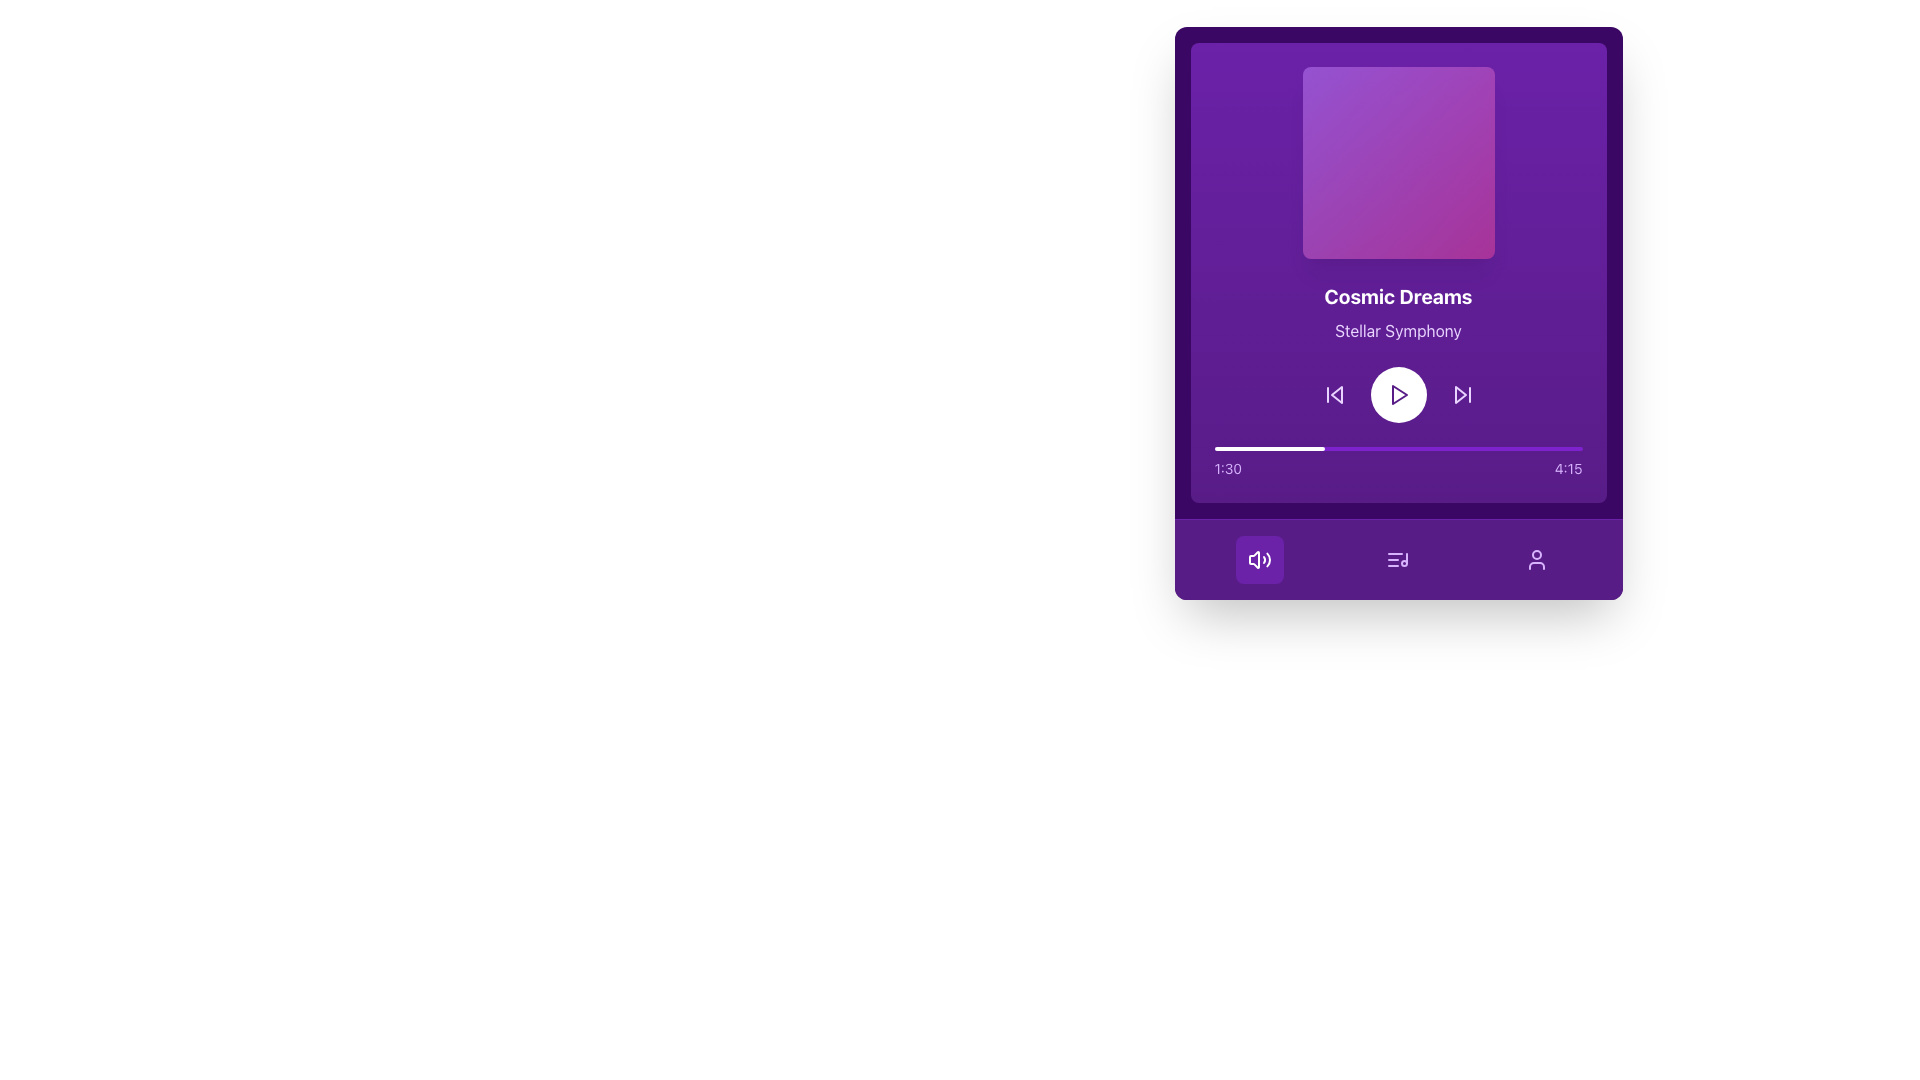 The image size is (1920, 1080). I want to click on the volume control button located at the bottom-left corner of the navigation bar, so click(1258, 559).